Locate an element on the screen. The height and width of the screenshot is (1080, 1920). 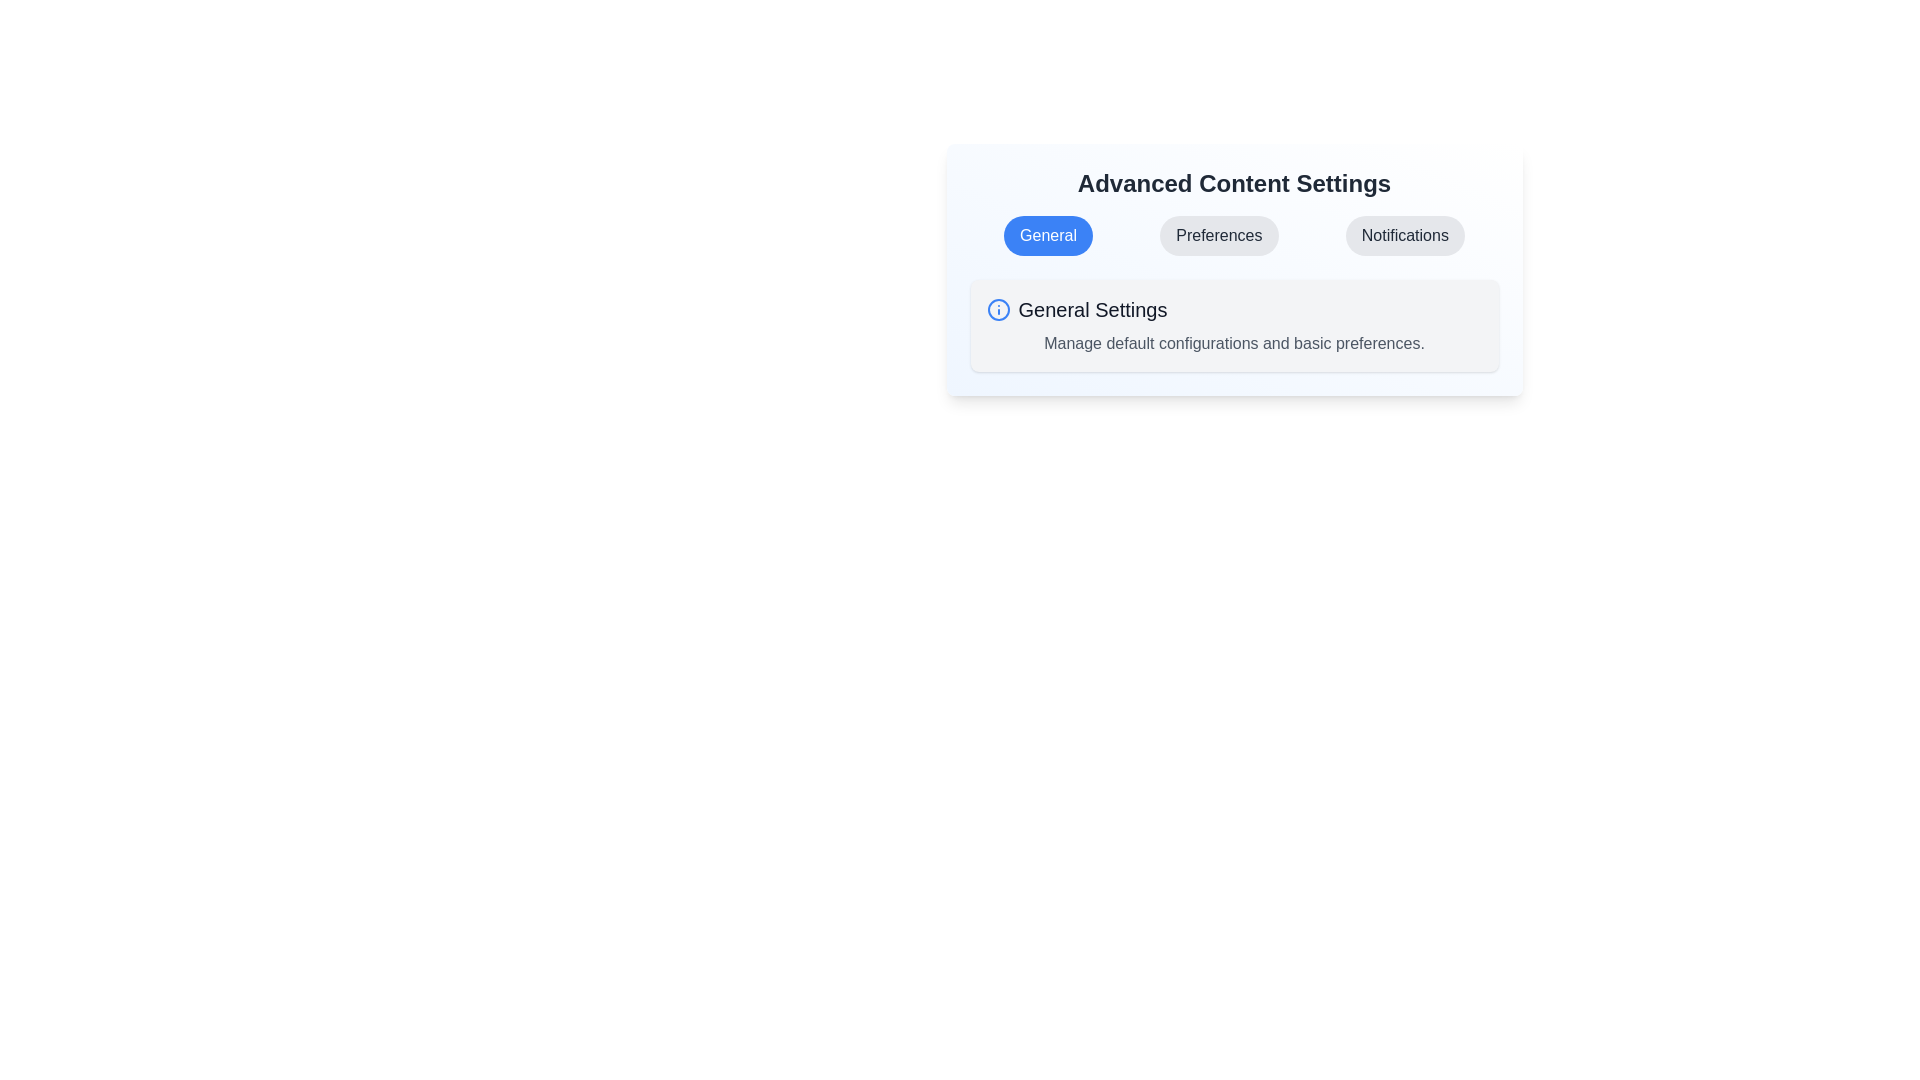
the first button labeled 'General' in the horizontal arrangement of buttons is located at coordinates (1047, 234).